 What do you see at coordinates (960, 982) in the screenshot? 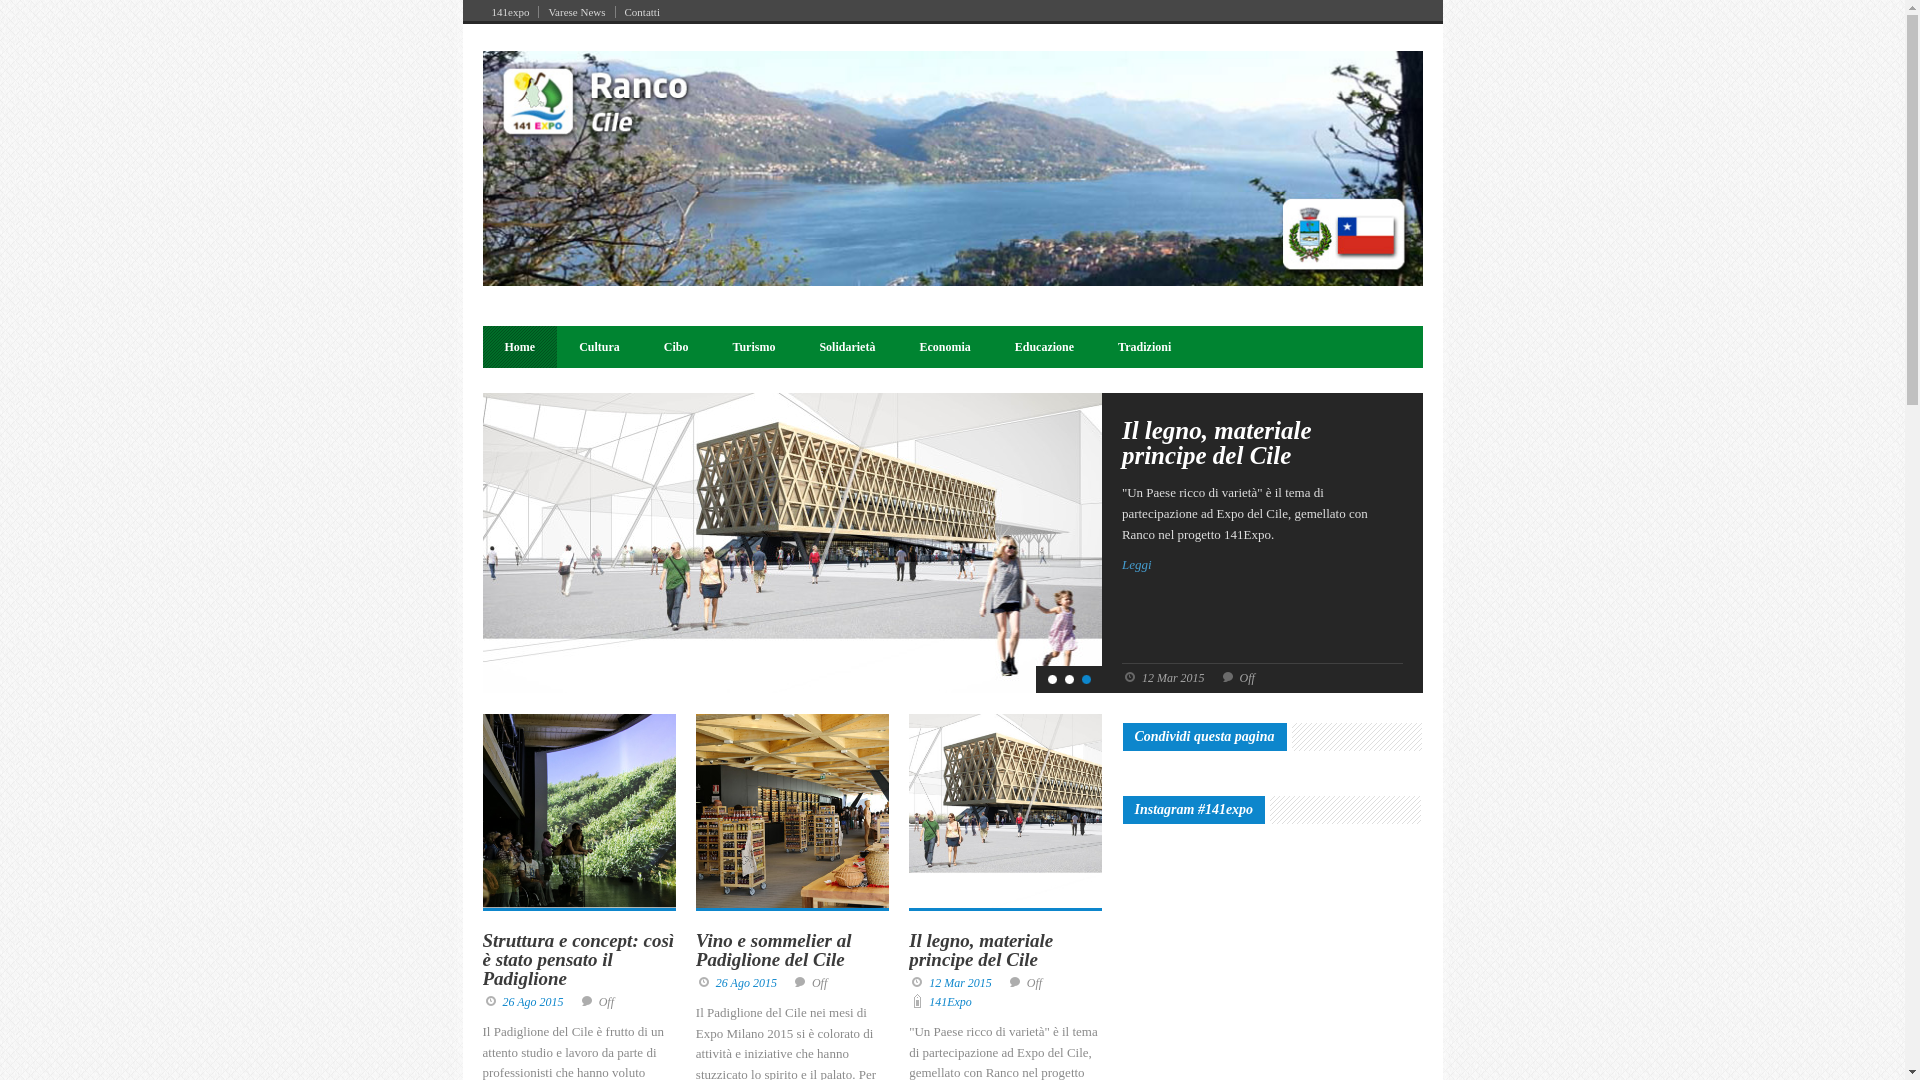
I see `'12 Mar 2015'` at bounding box center [960, 982].